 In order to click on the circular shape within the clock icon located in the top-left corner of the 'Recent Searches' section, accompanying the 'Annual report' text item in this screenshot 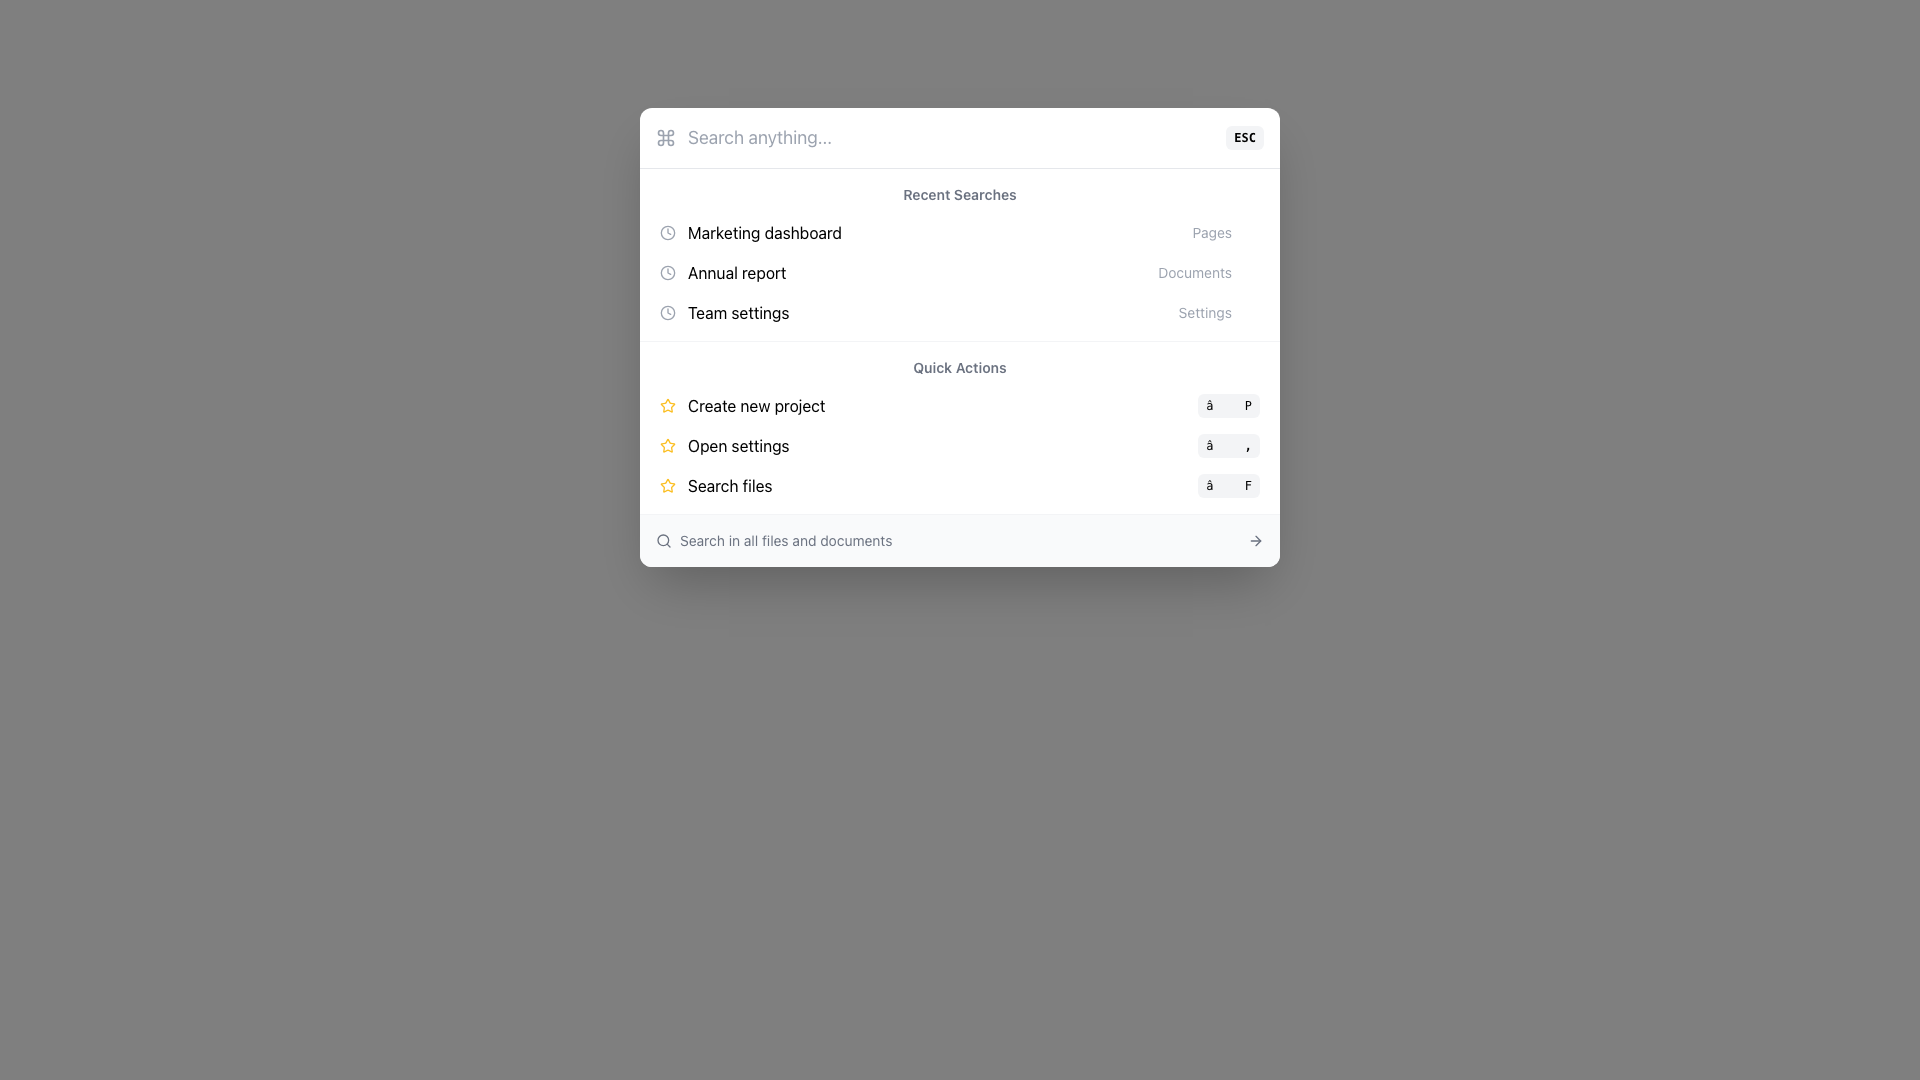, I will do `click(667, 231)`.